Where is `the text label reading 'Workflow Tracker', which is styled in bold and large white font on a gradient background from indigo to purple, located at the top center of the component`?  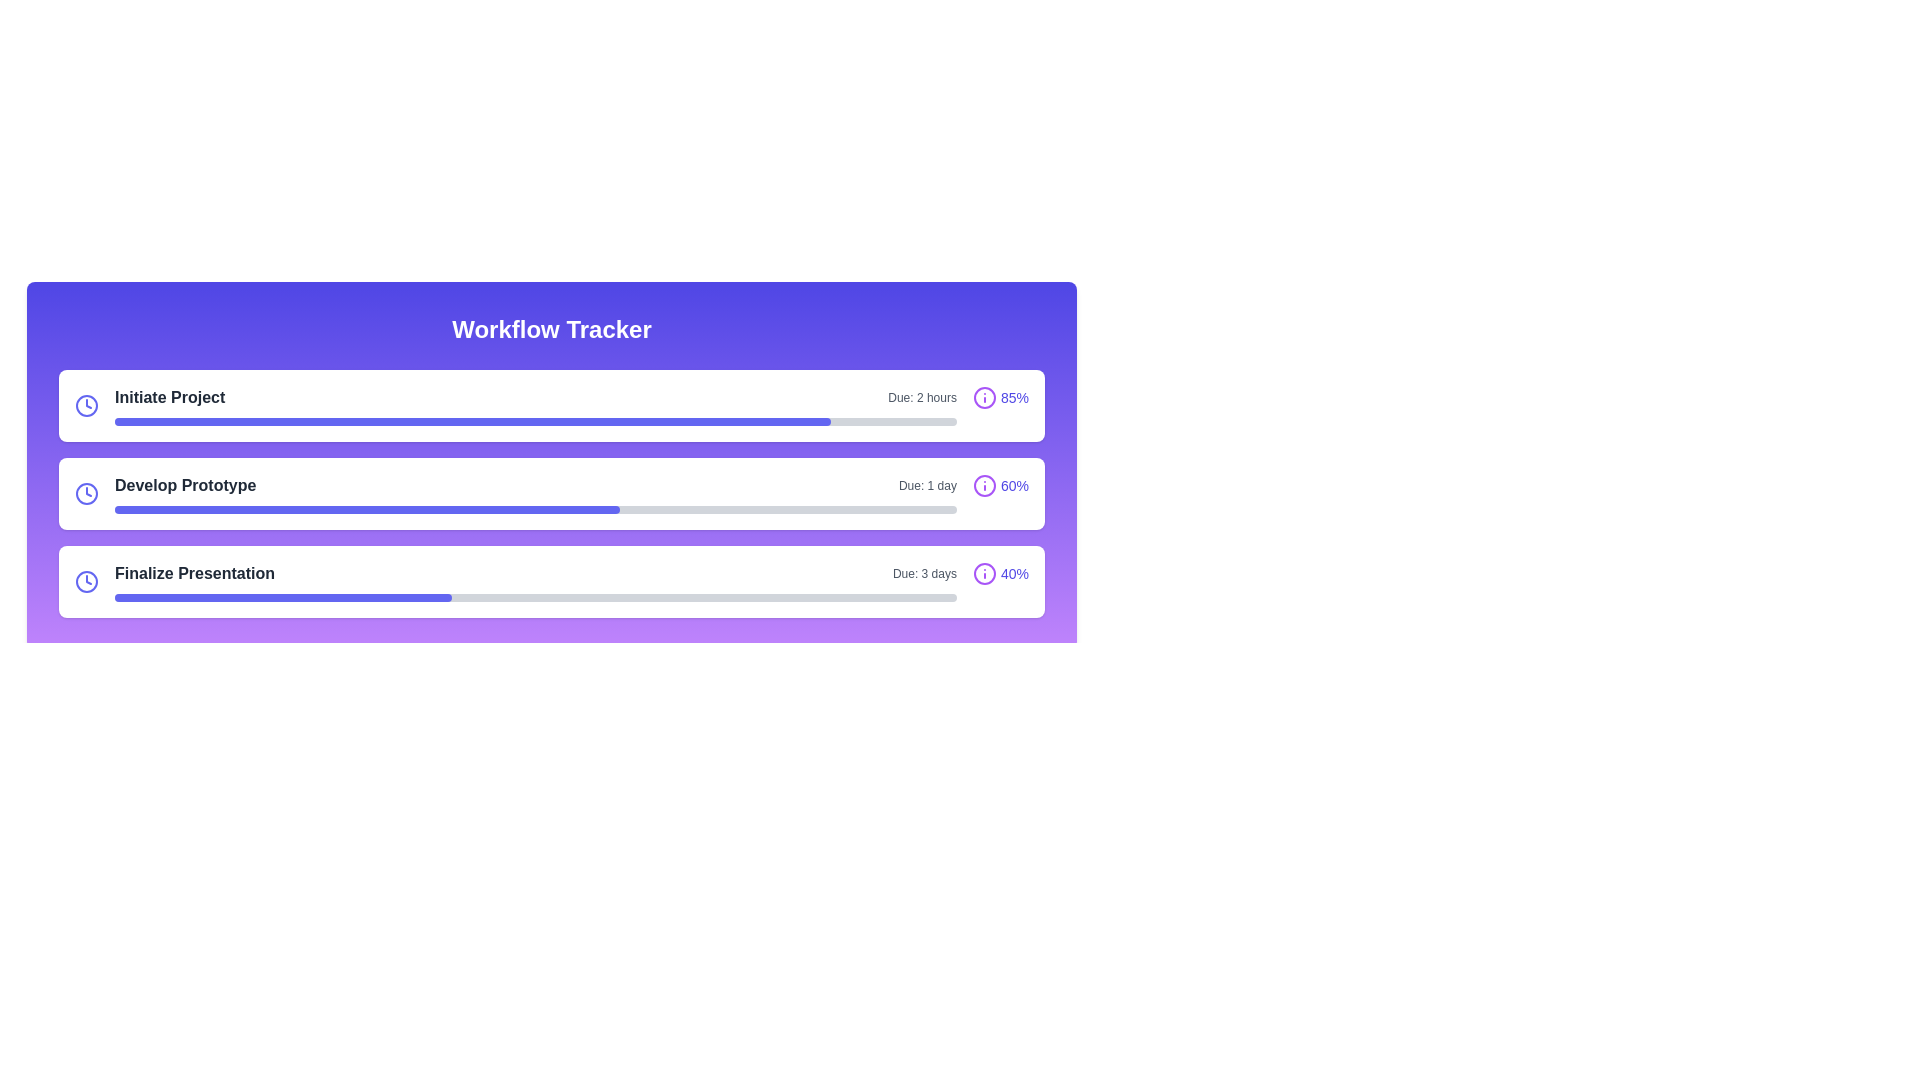 the text label reading 'Workflow Tracker', which is styled in bold and large white font on a gradient background from indigo to purple, located at the top center of the component is located at coordinates (552, 329).